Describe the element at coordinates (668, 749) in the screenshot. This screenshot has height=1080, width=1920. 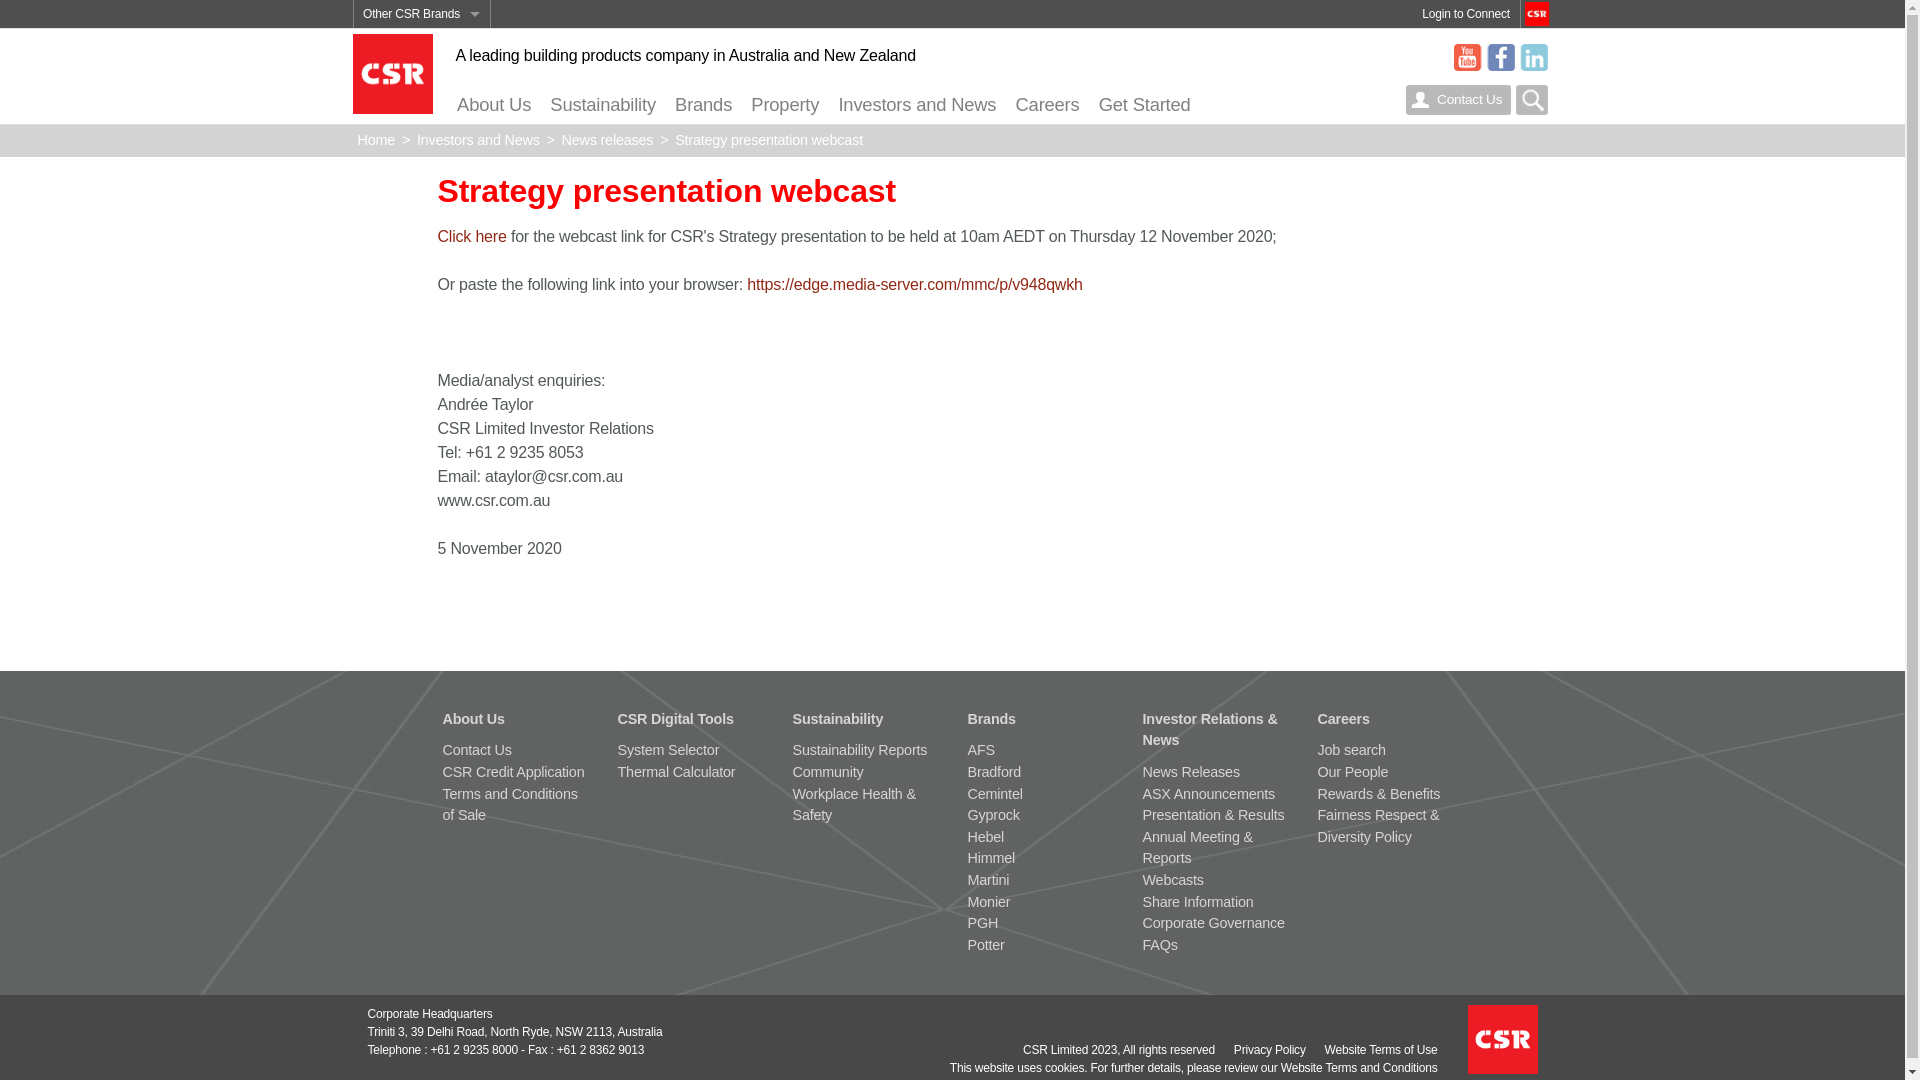
I see `'System Selector'` at that location.